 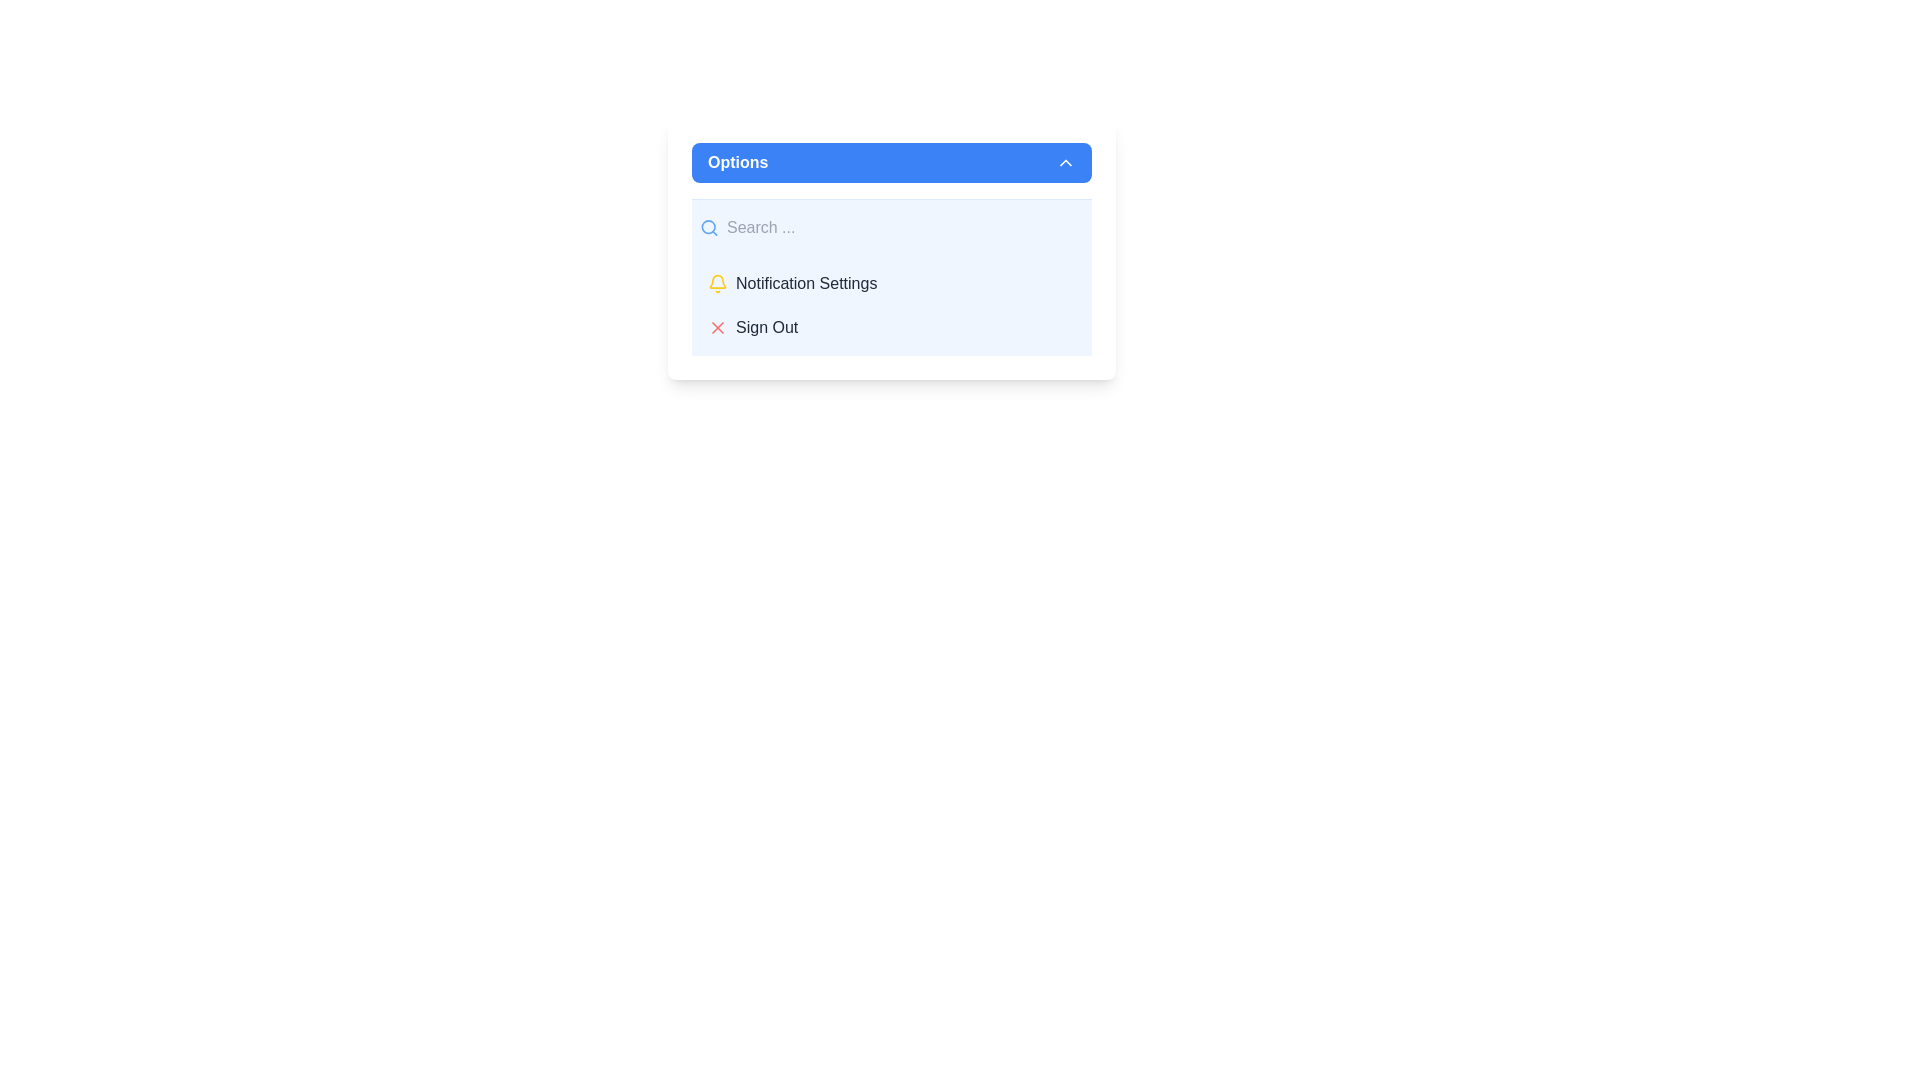 What do you see at coordinates (718, 284) in the screenshot?
I see `the yellow bell icon located next to 'Notification Settings' in the dropdown menu under 'Options'` at bounding box center [718, 284].